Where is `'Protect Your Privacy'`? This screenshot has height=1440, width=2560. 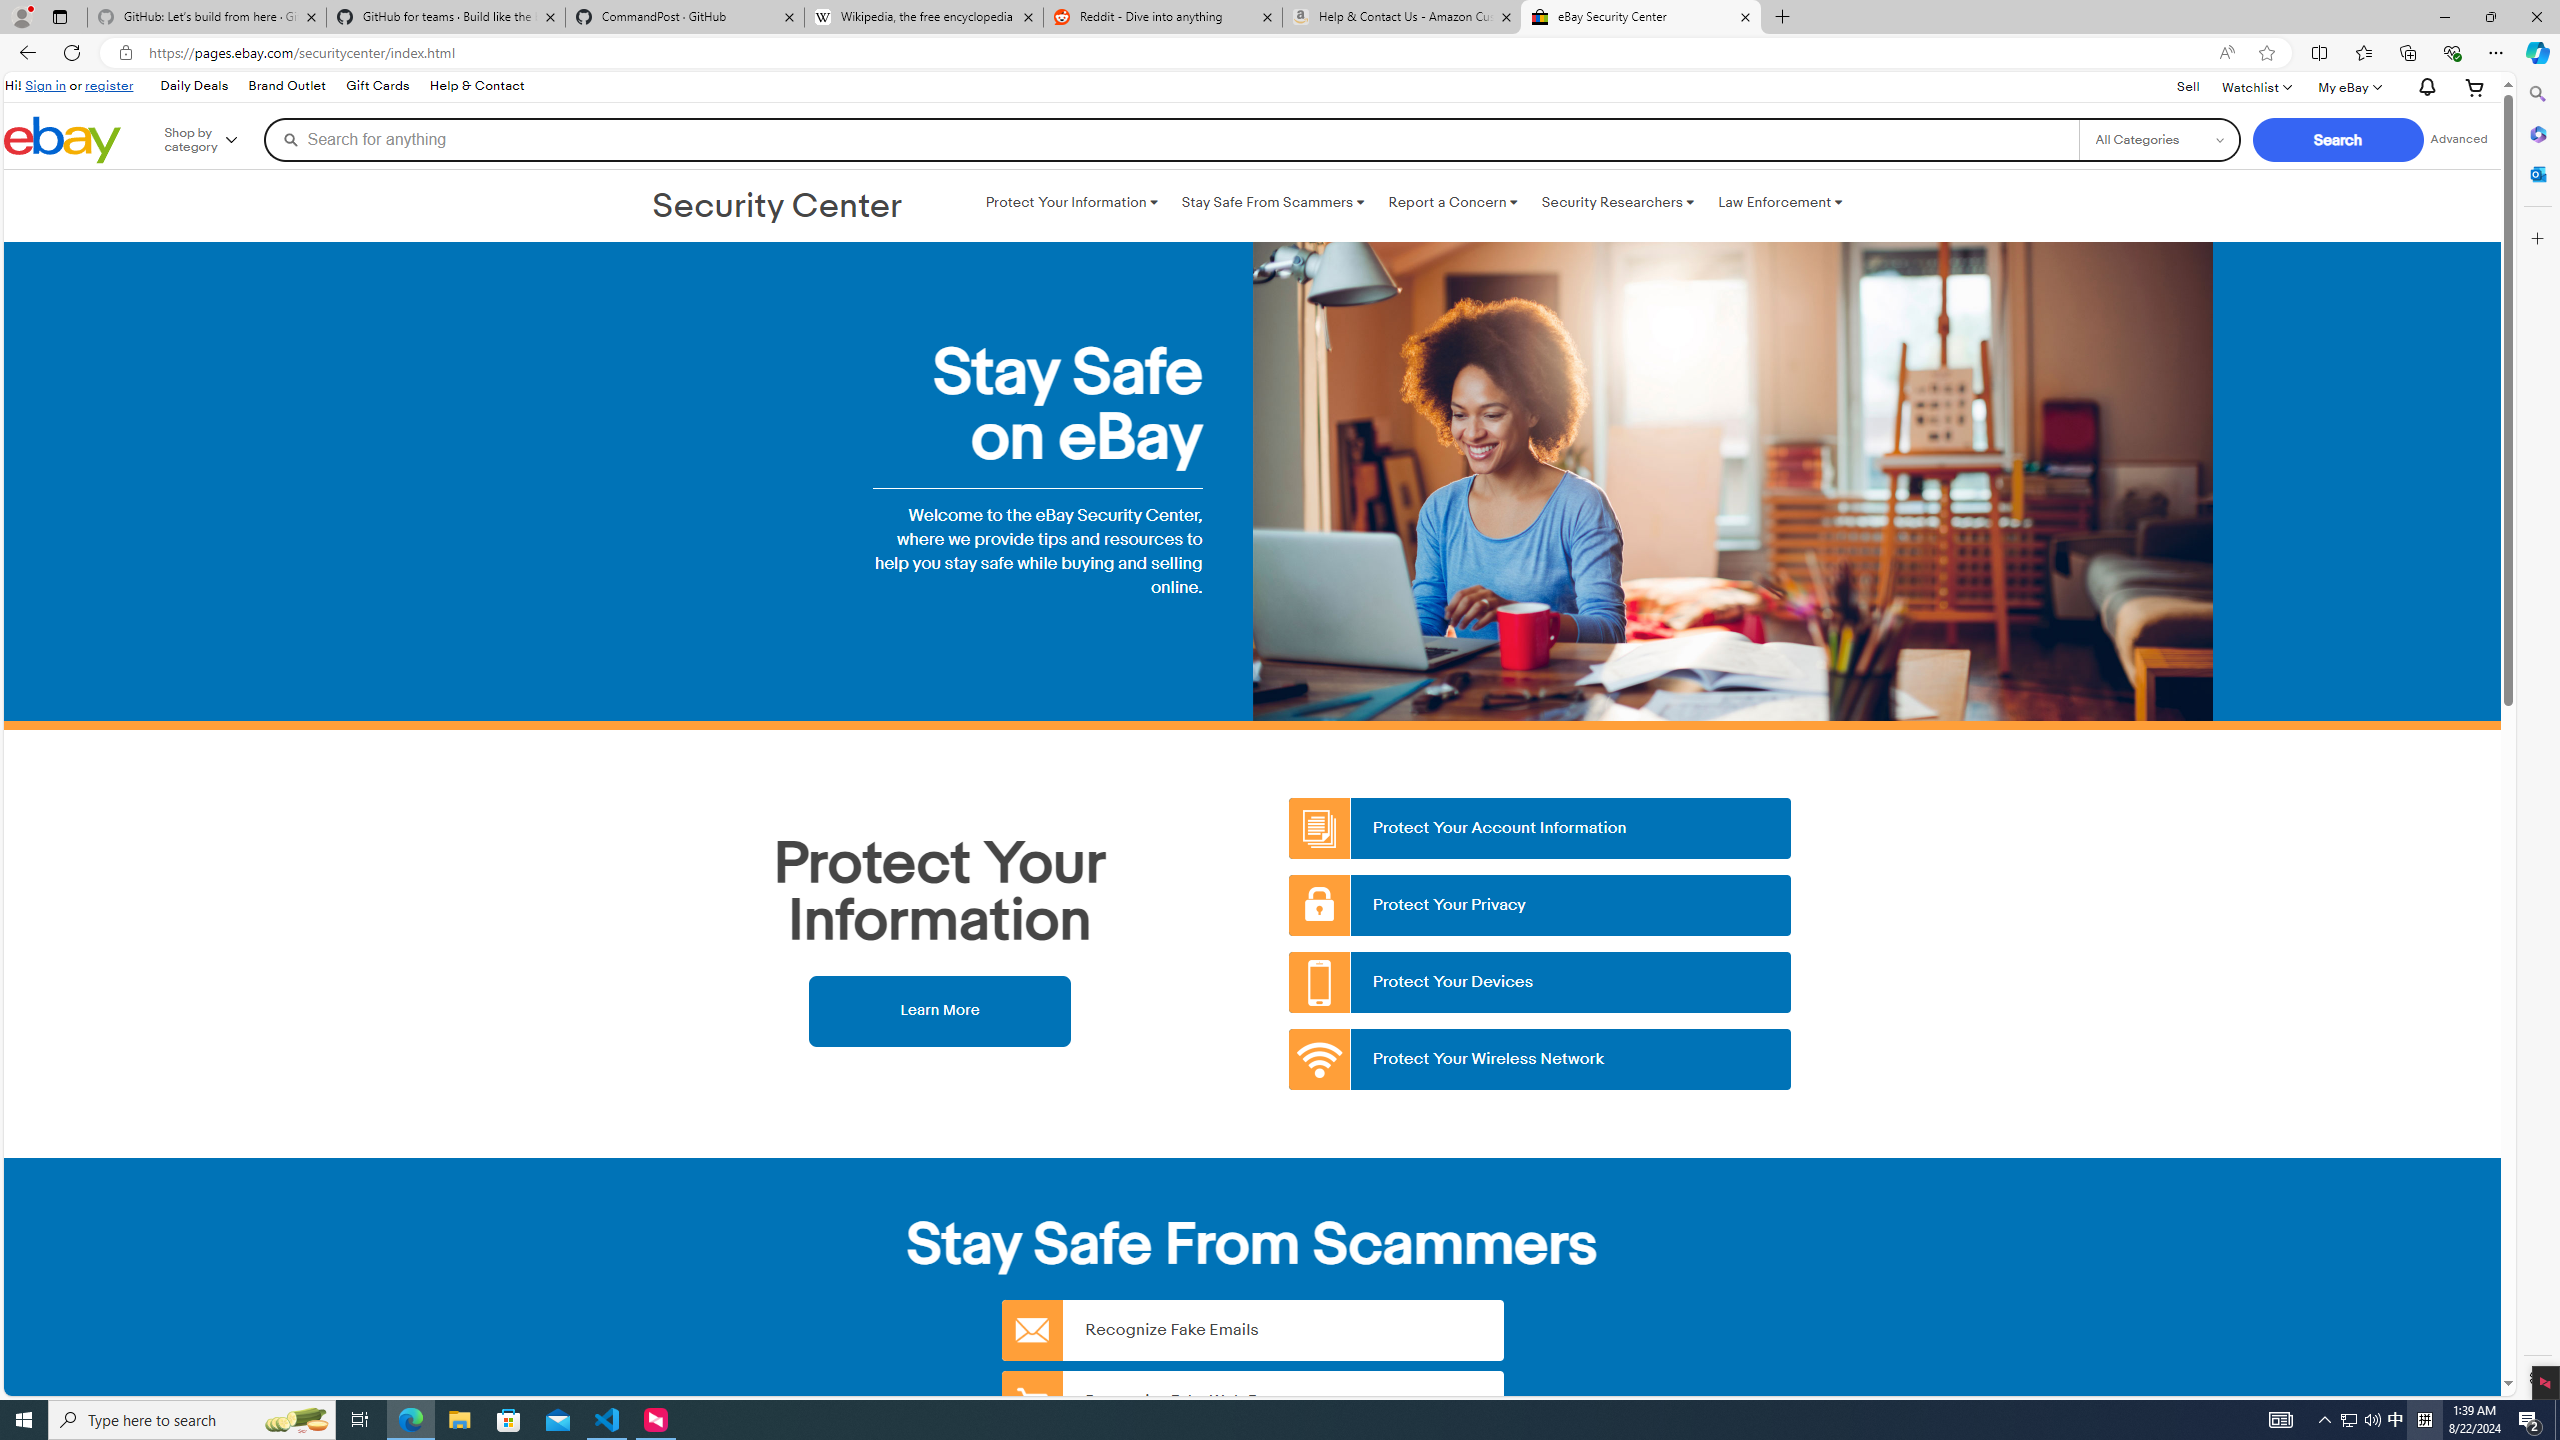 'Protect Your Privacy' is located at coordinates (1540, 904).